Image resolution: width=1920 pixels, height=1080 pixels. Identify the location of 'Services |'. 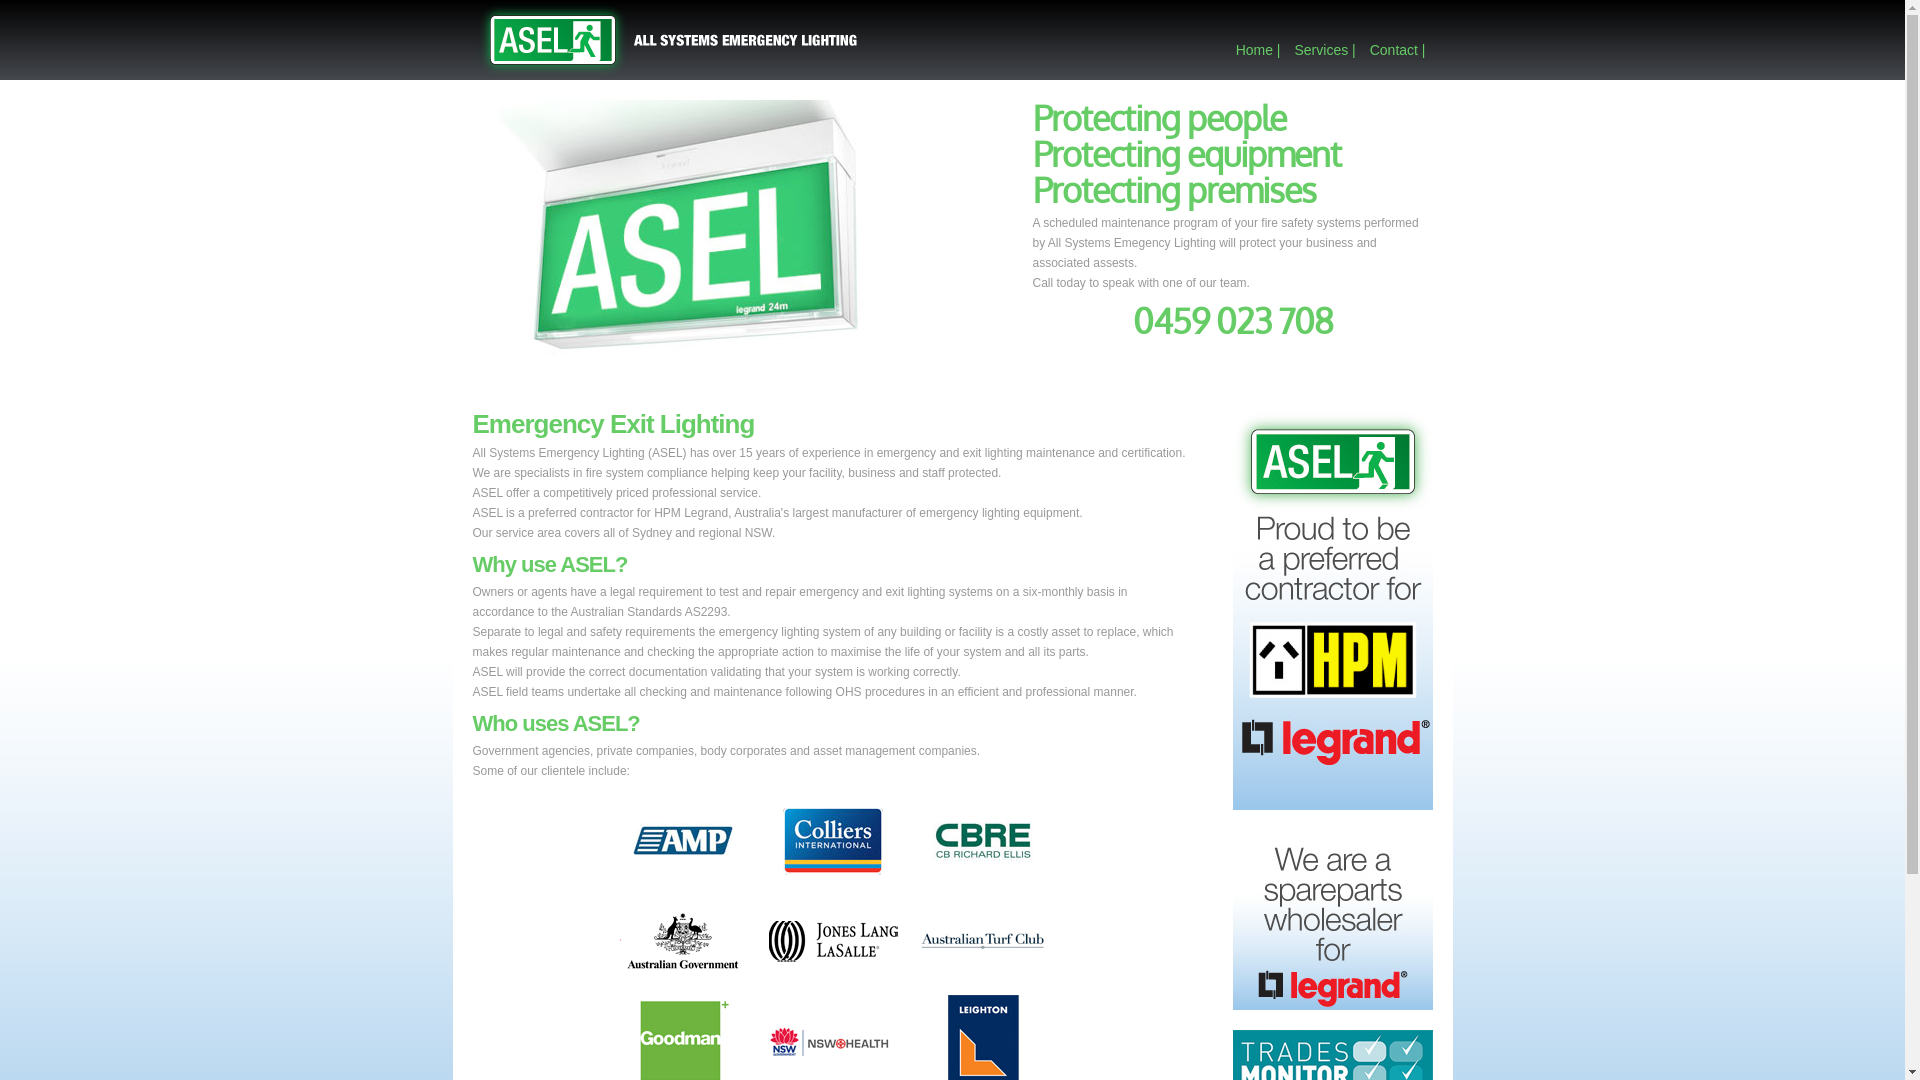
(1324, 49).